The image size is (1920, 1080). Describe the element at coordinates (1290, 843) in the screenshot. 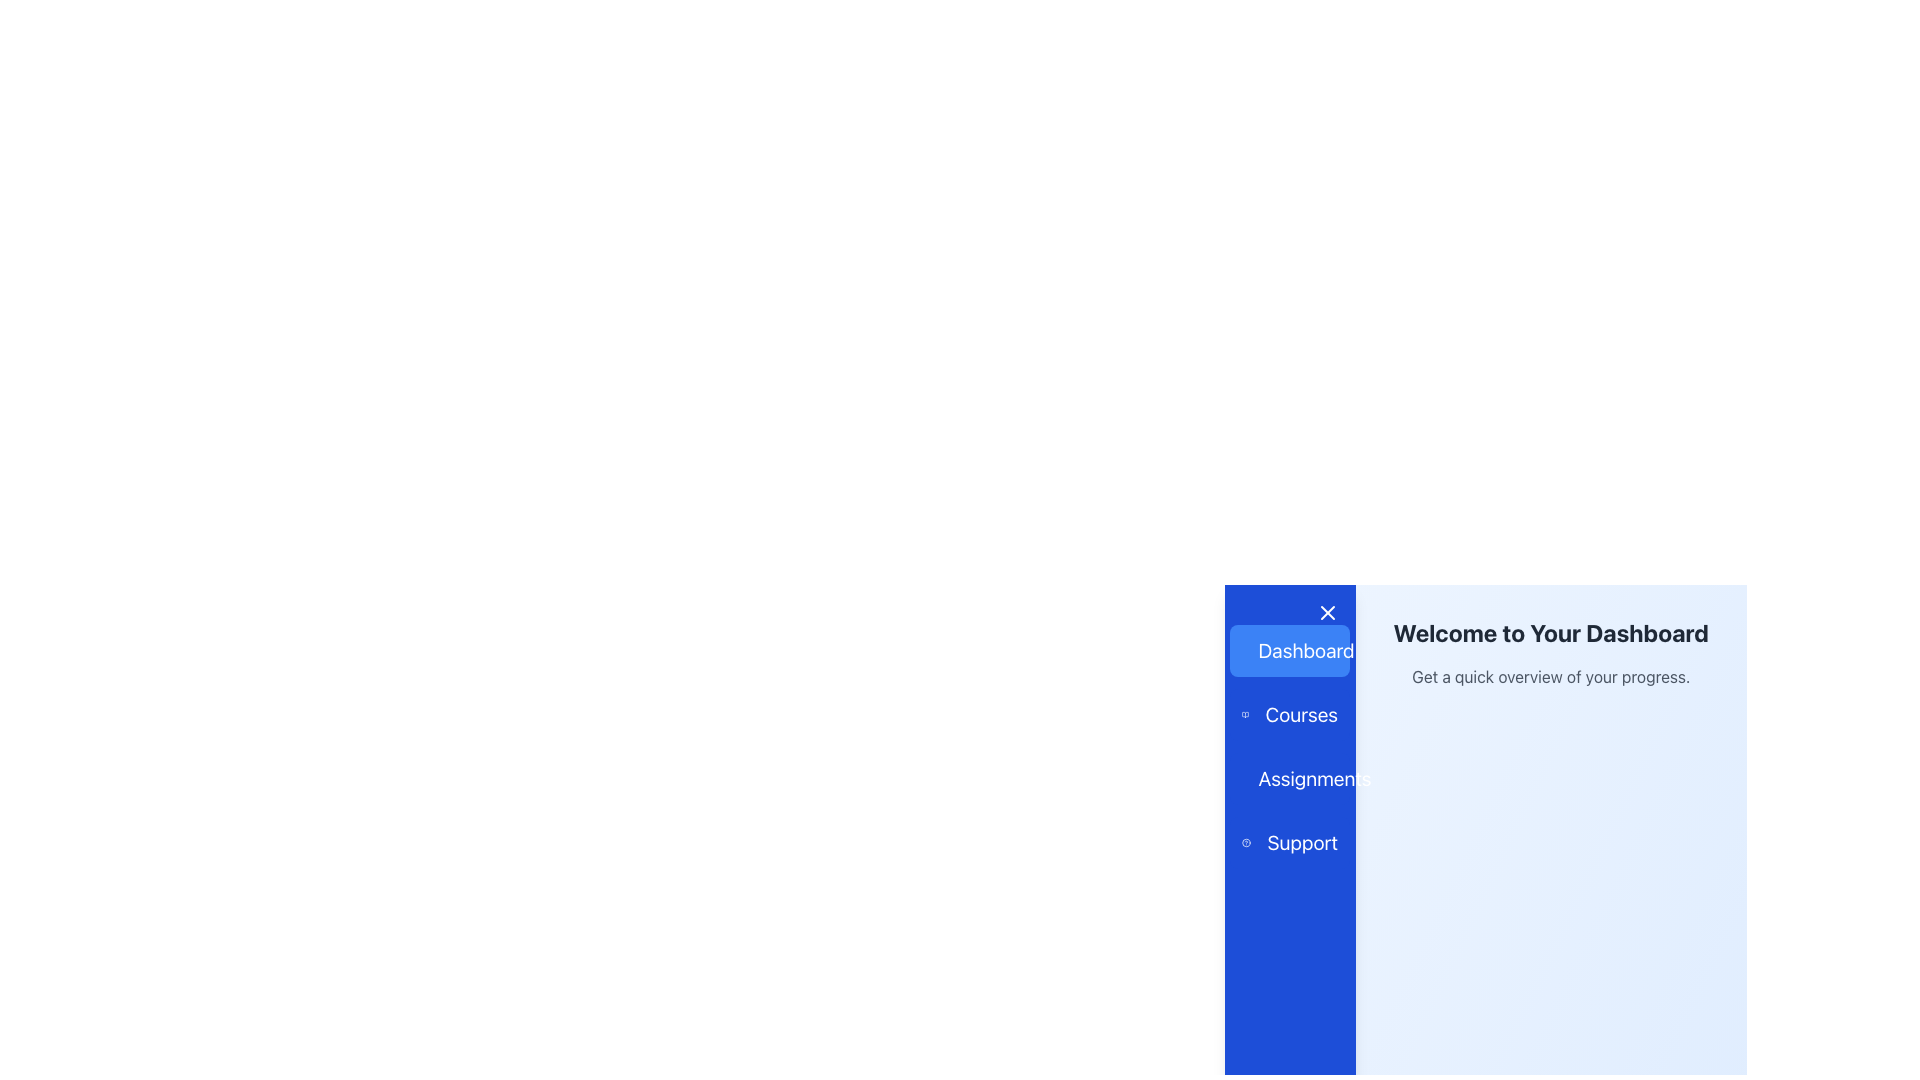

I see `the support button located at the bottom of the vertical list of navigation options on the left sidebar, which is the fourth item below the 'Assignments' button` at that location.